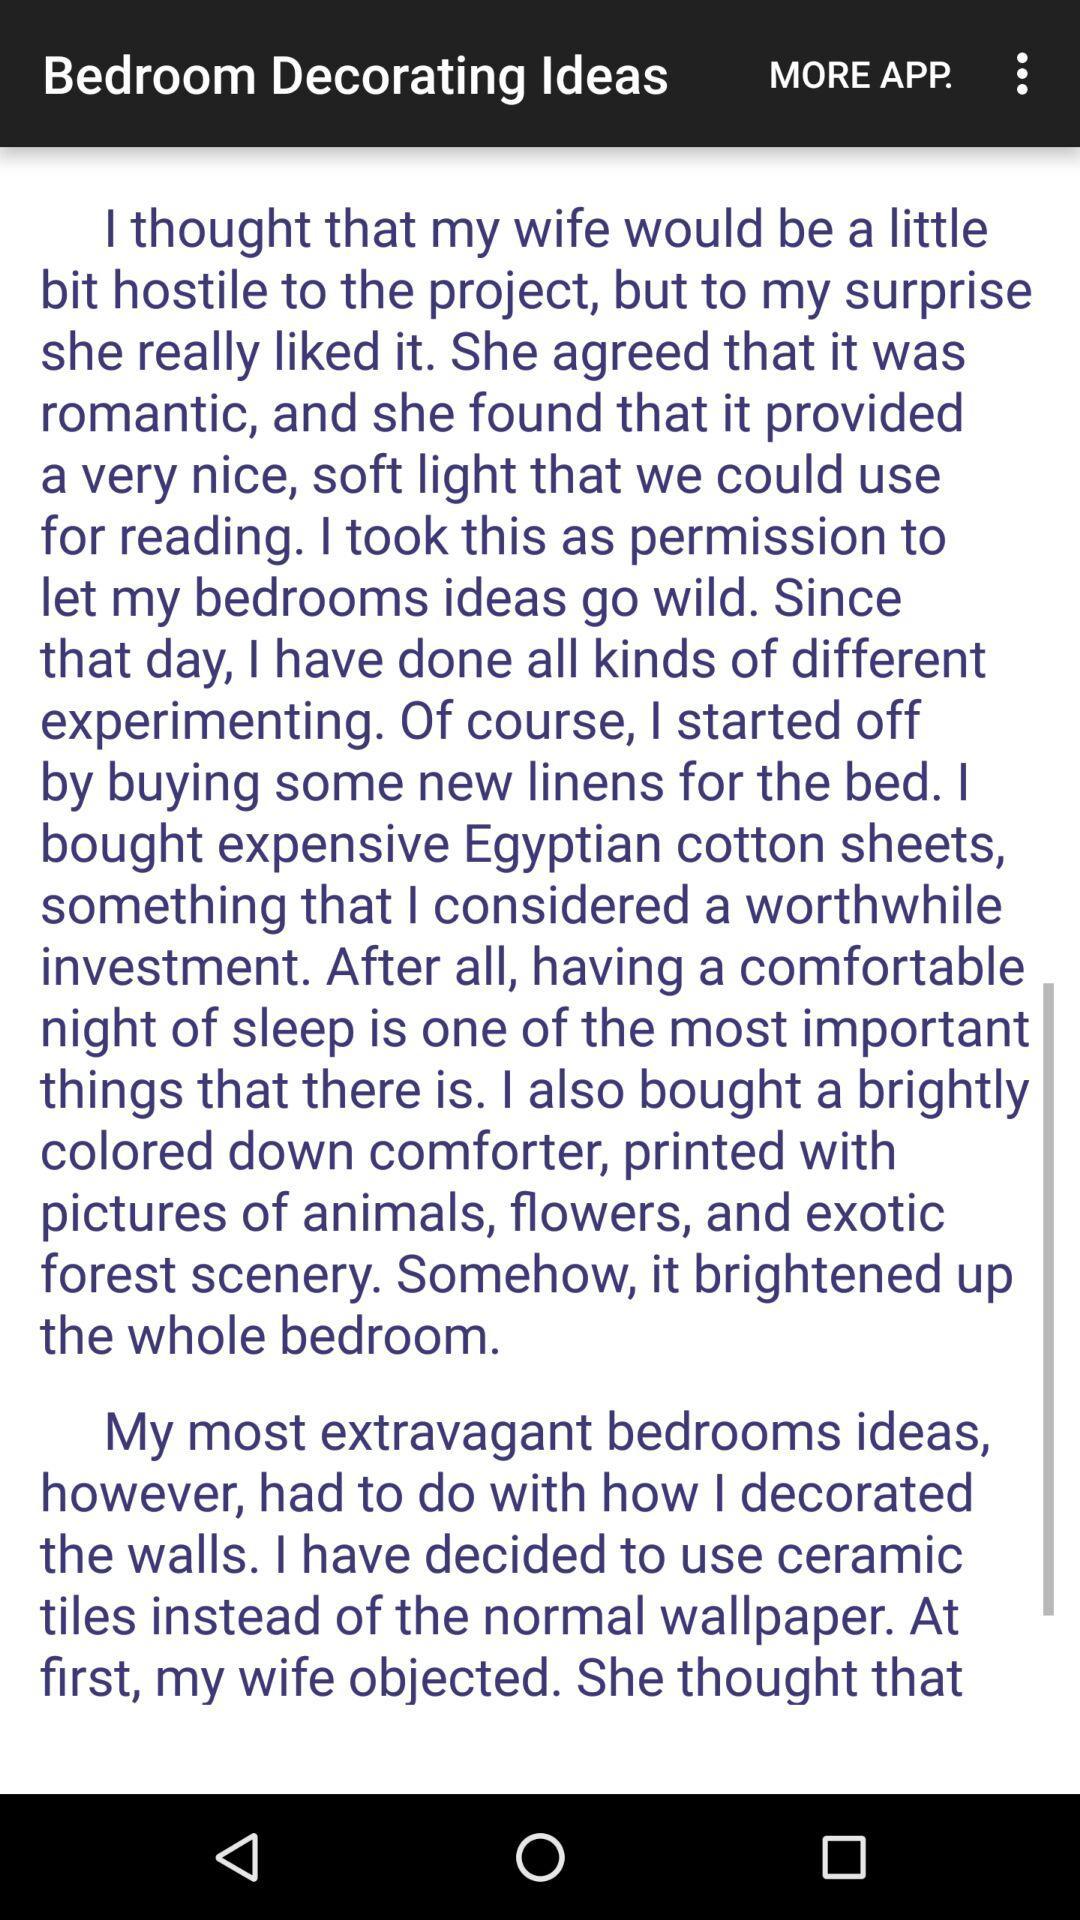 The height and width of the screenshot is (1920, 1080). I want to click on more app. item, so click(860, 73).